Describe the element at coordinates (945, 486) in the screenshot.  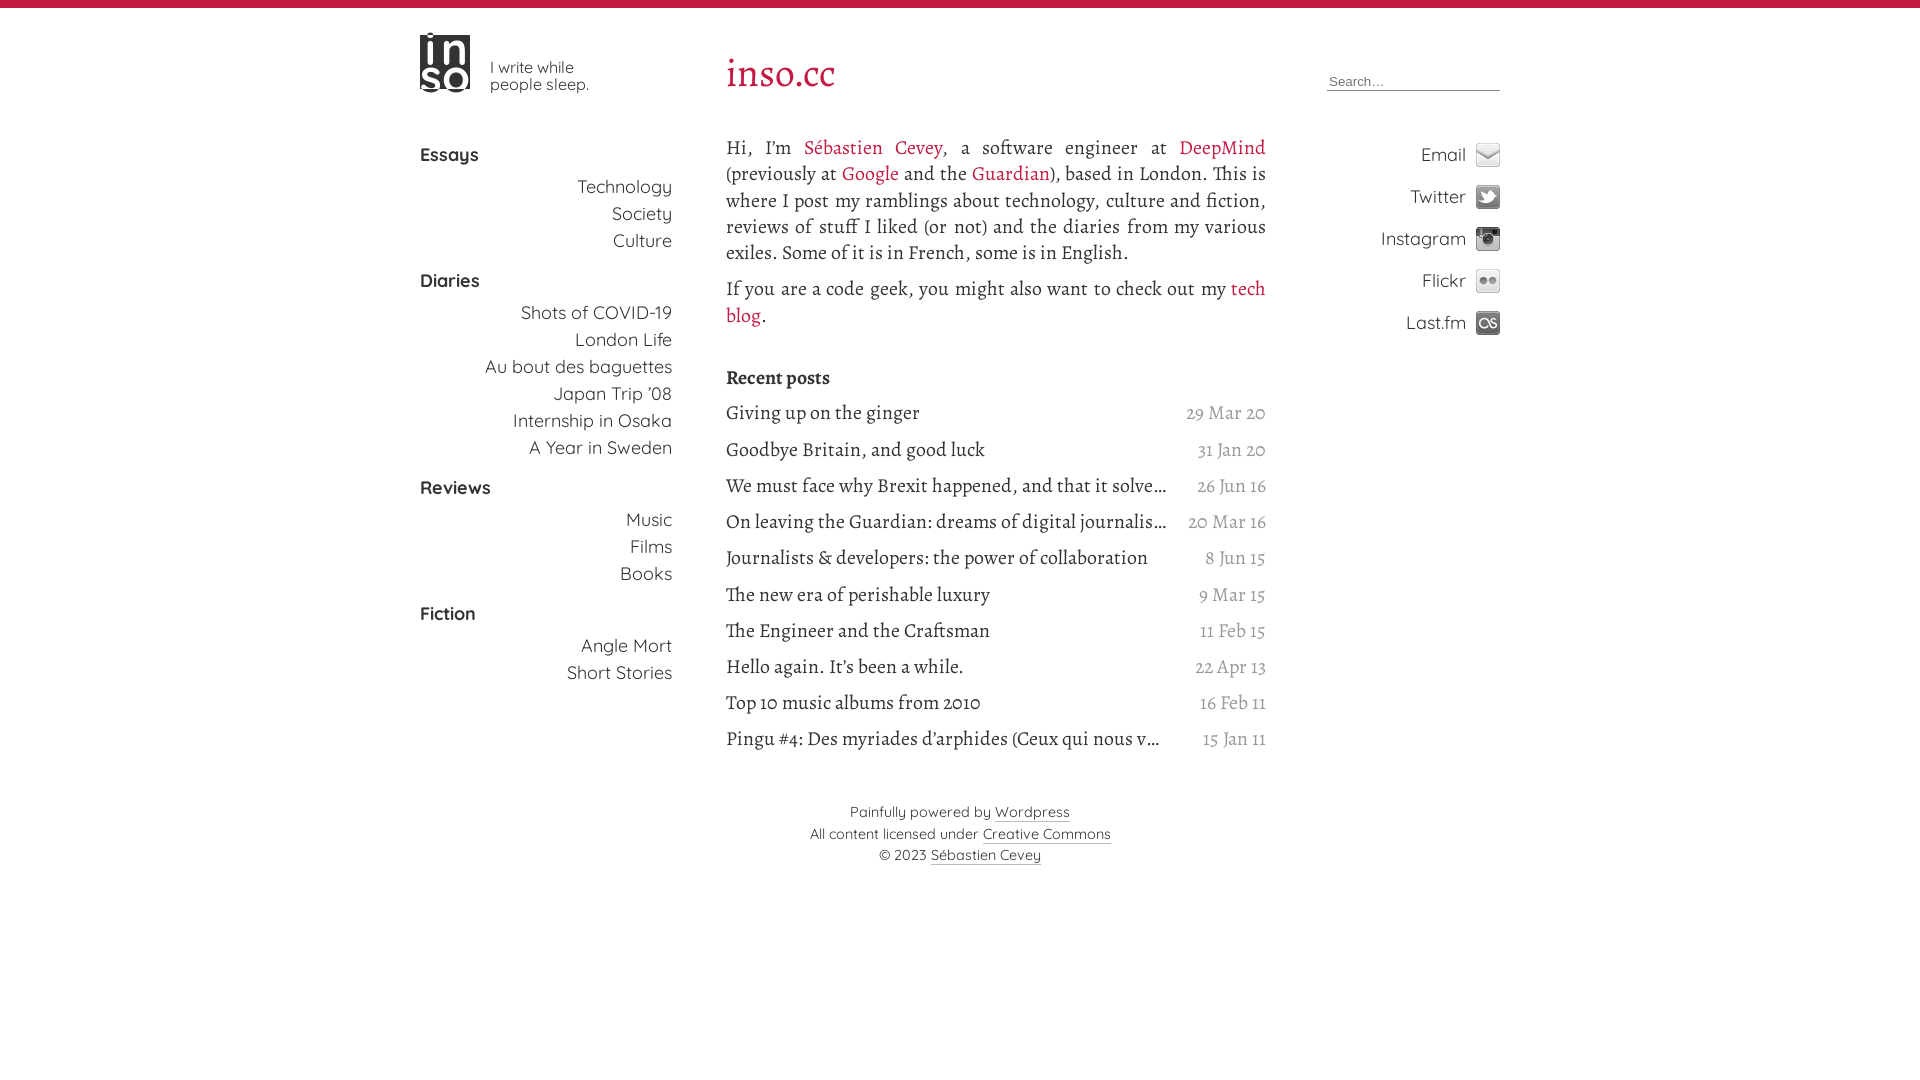
I see `'We must face why Brexit happened, and that it solves nothing'` at that location.